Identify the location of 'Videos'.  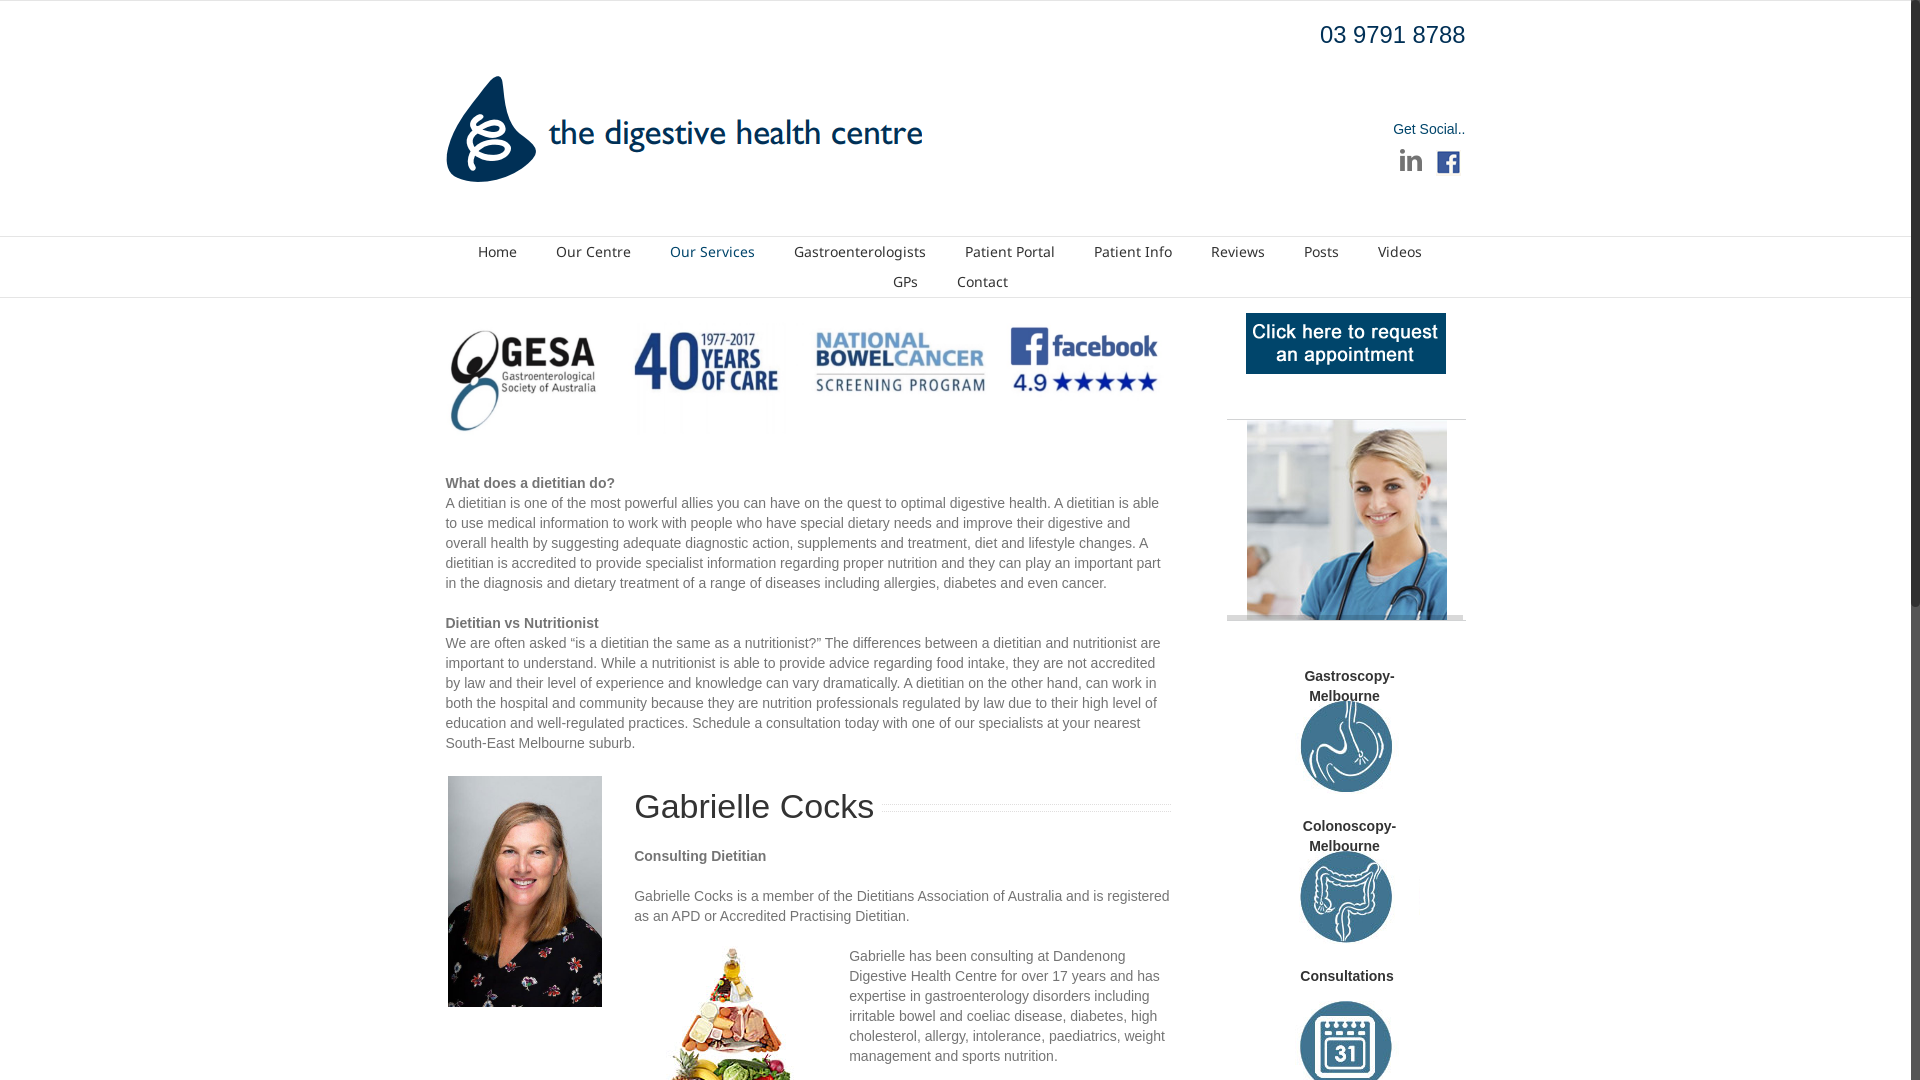
(1376, 250).